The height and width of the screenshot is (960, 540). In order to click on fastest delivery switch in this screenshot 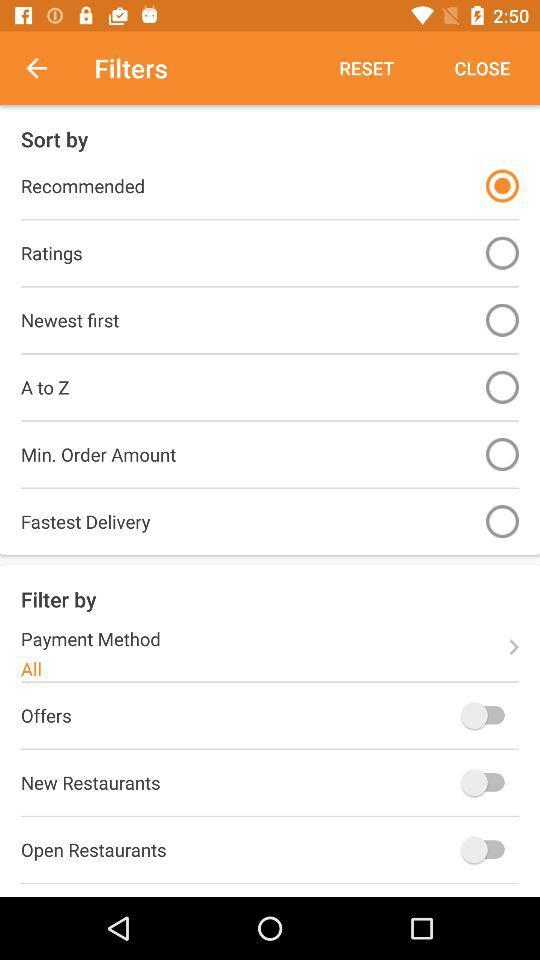, I will do `click(501, 520)`.